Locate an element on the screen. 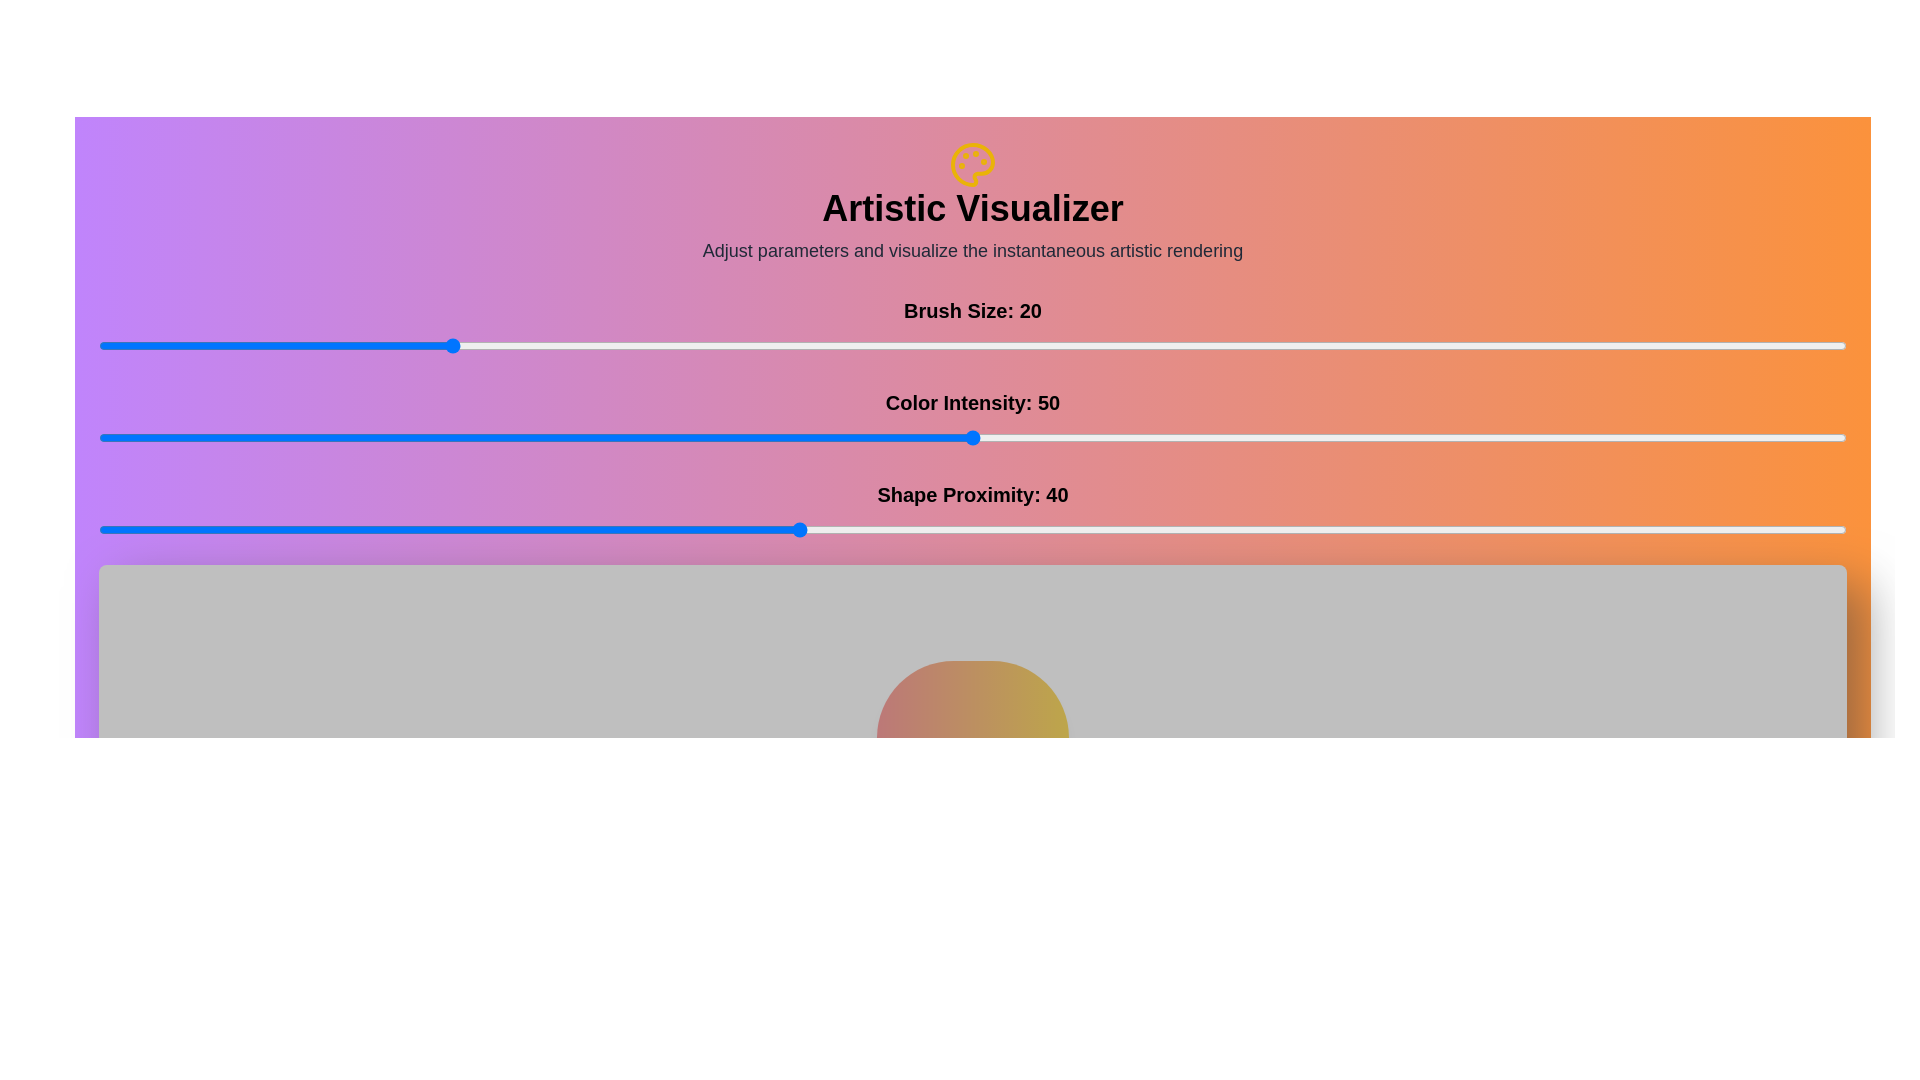 The height and width of the screenshot is (1080, 1920). the 'Shape Proximity' slider to 29 value is located at coordinates (604, 528).